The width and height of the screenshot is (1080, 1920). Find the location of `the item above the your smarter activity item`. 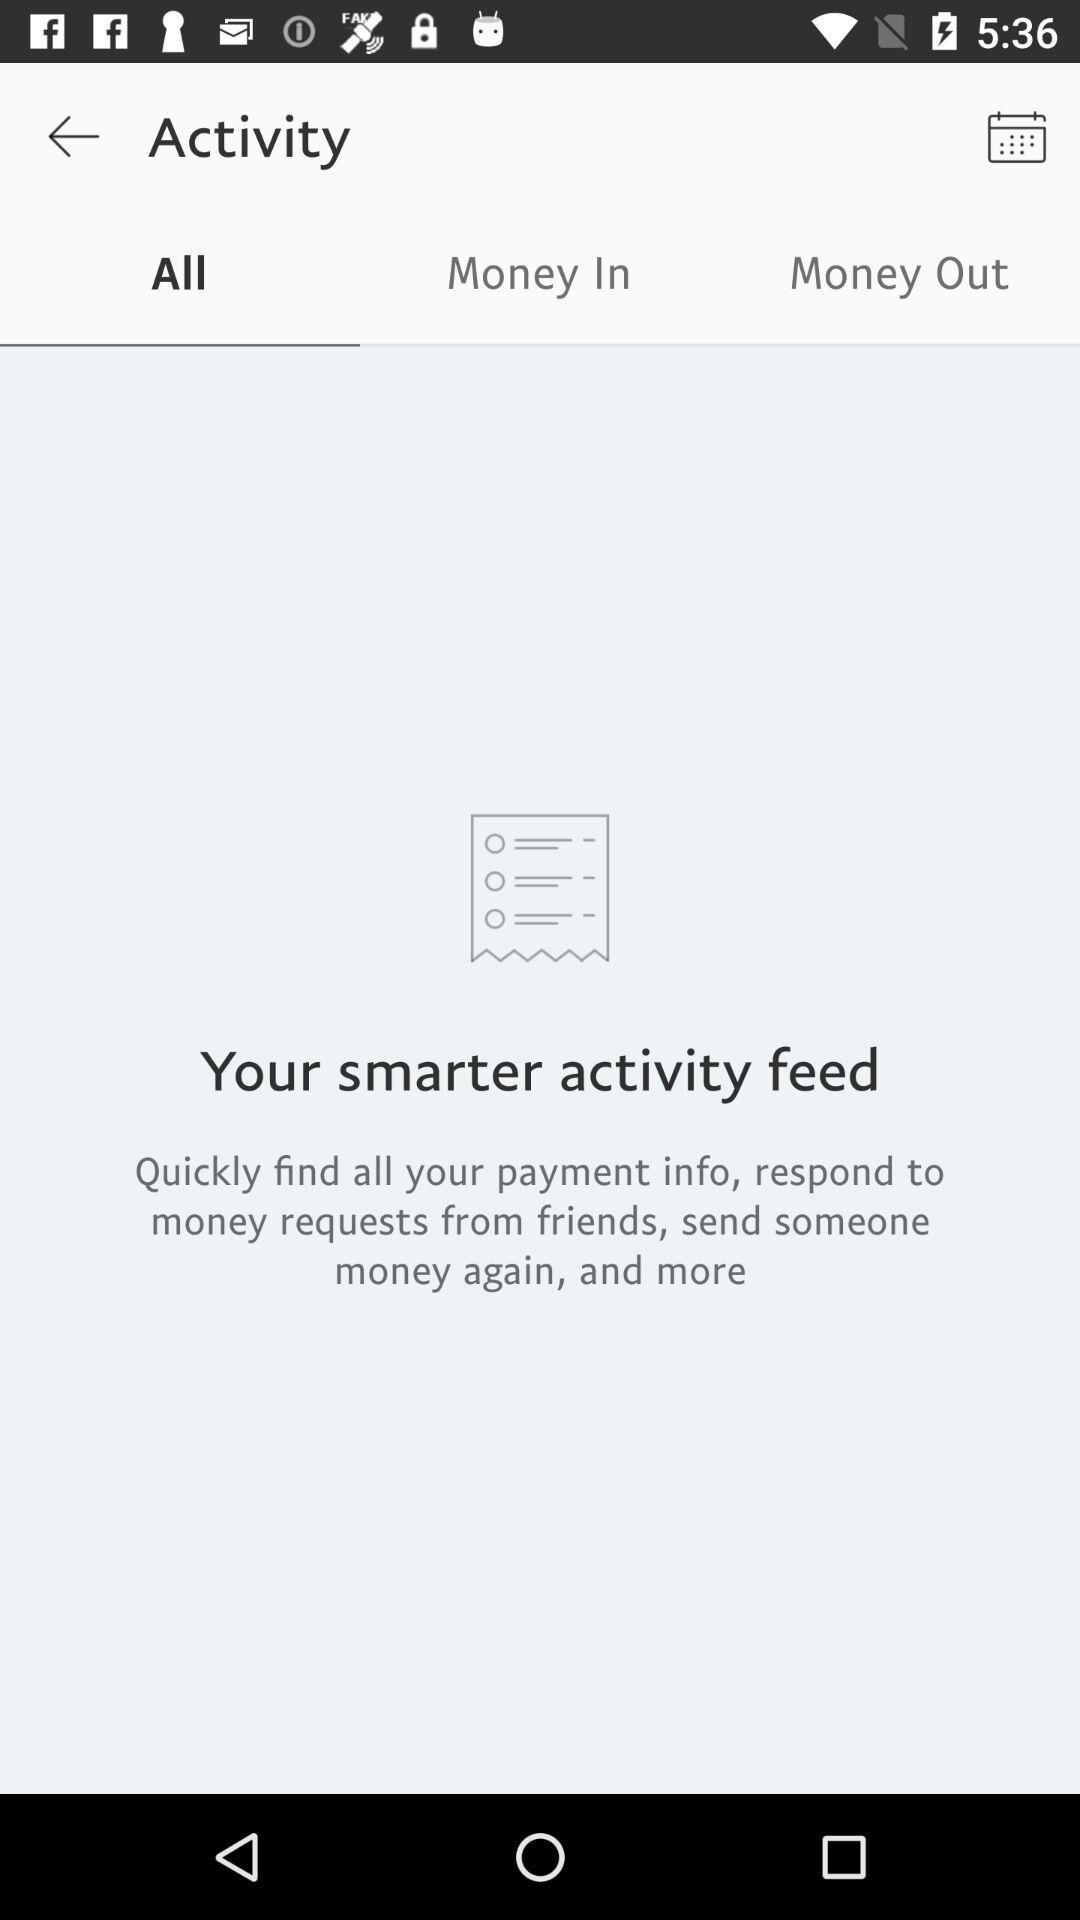

the item above the your smarter activity item is located at coordinates (898, 277).